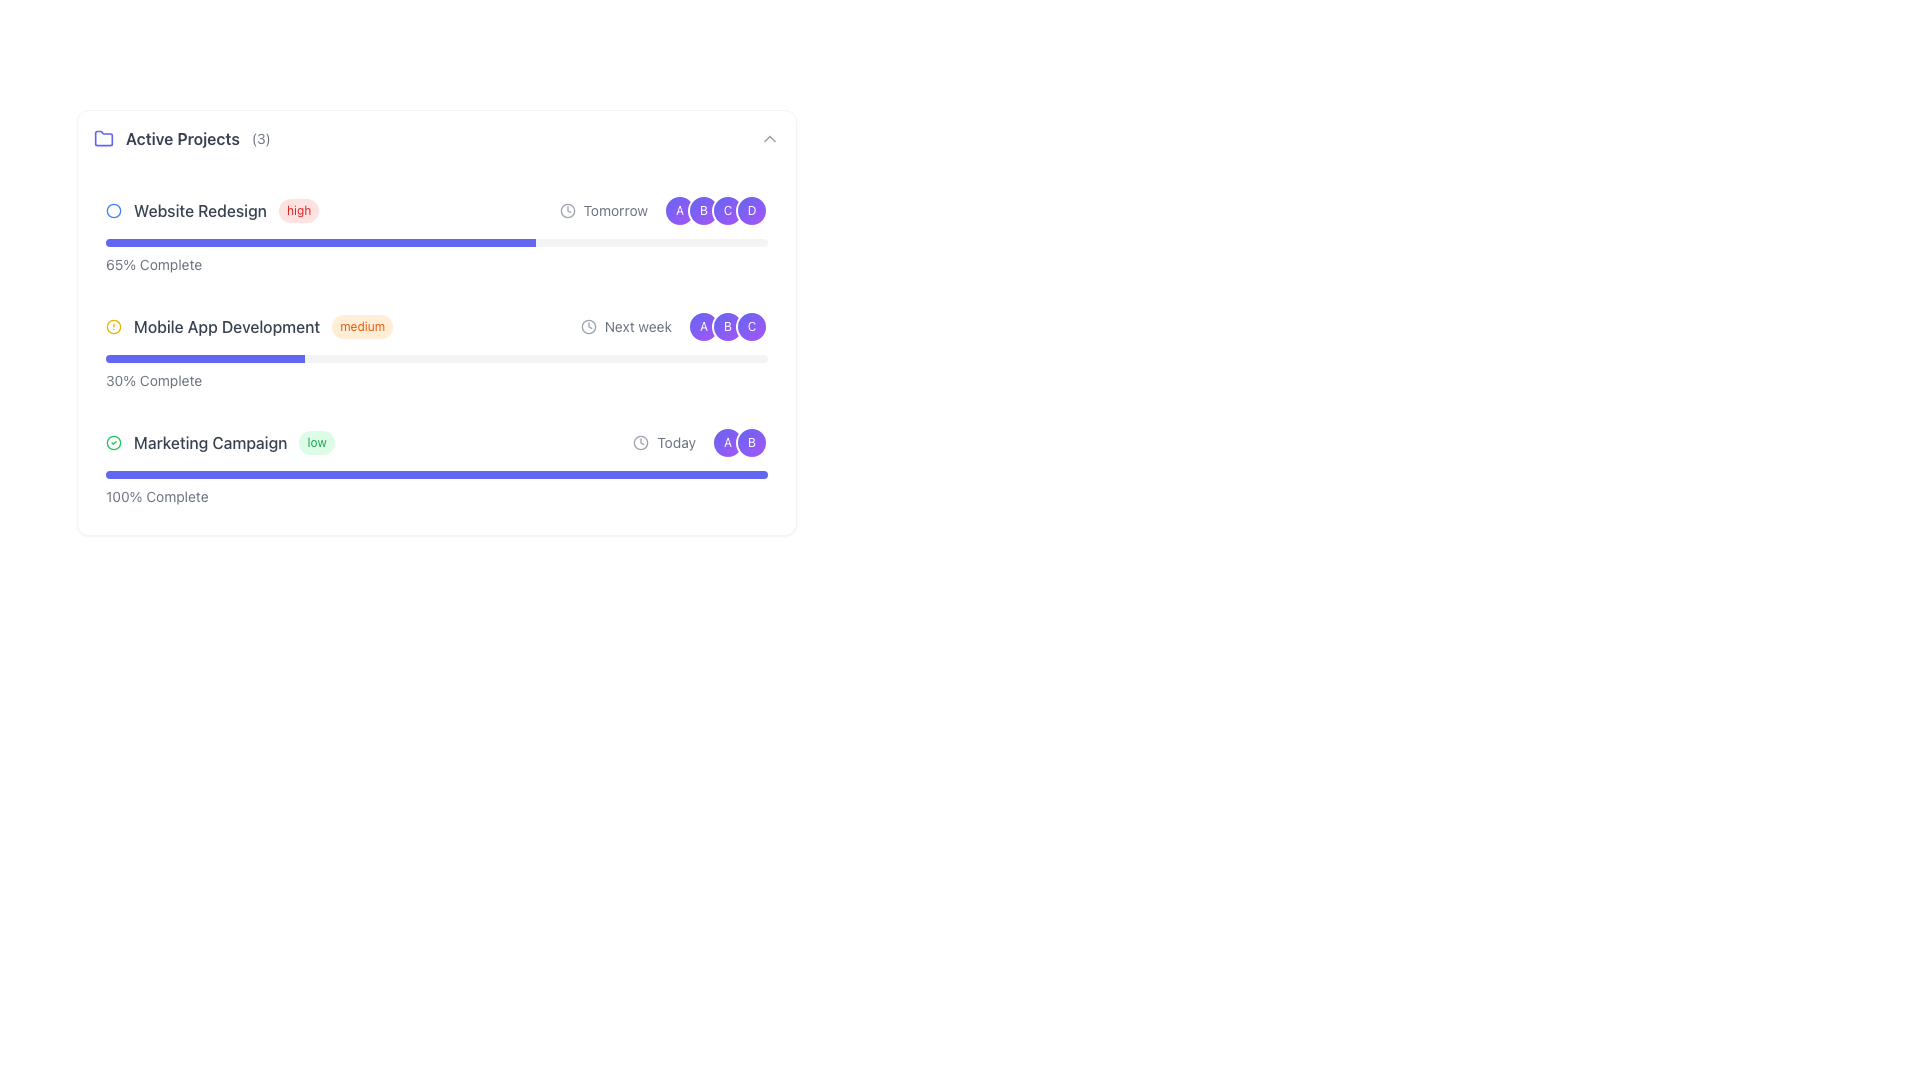 The image size is (1920, 1080). Describe the element at coordinates (751, 442) in the screenshot. I see `the circular button labeled 'B' with a gradient background transitioning from indigo to purple, located at the bottom-most task in the list, next to the circular button 'A'` at that location.